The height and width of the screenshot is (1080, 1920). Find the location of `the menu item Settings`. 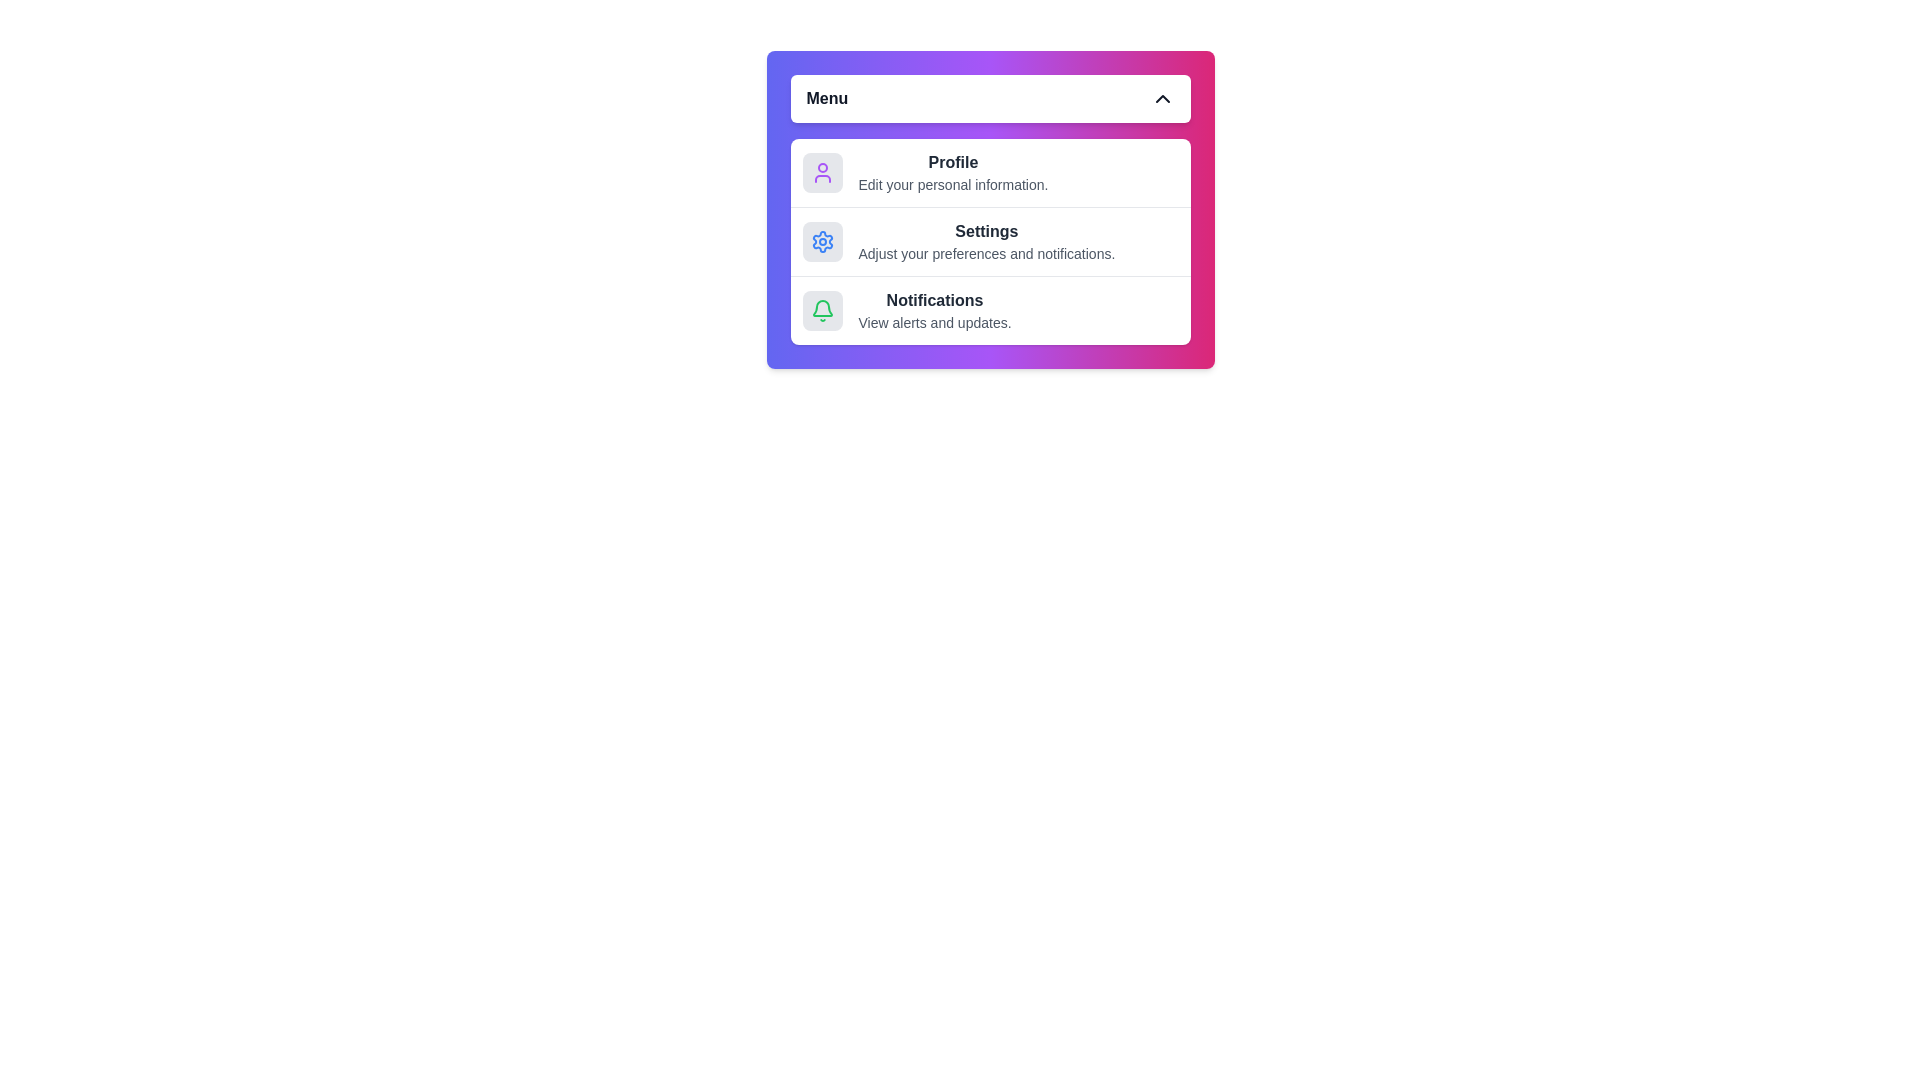

the menu item Settings is located at coordinates (990, 240).